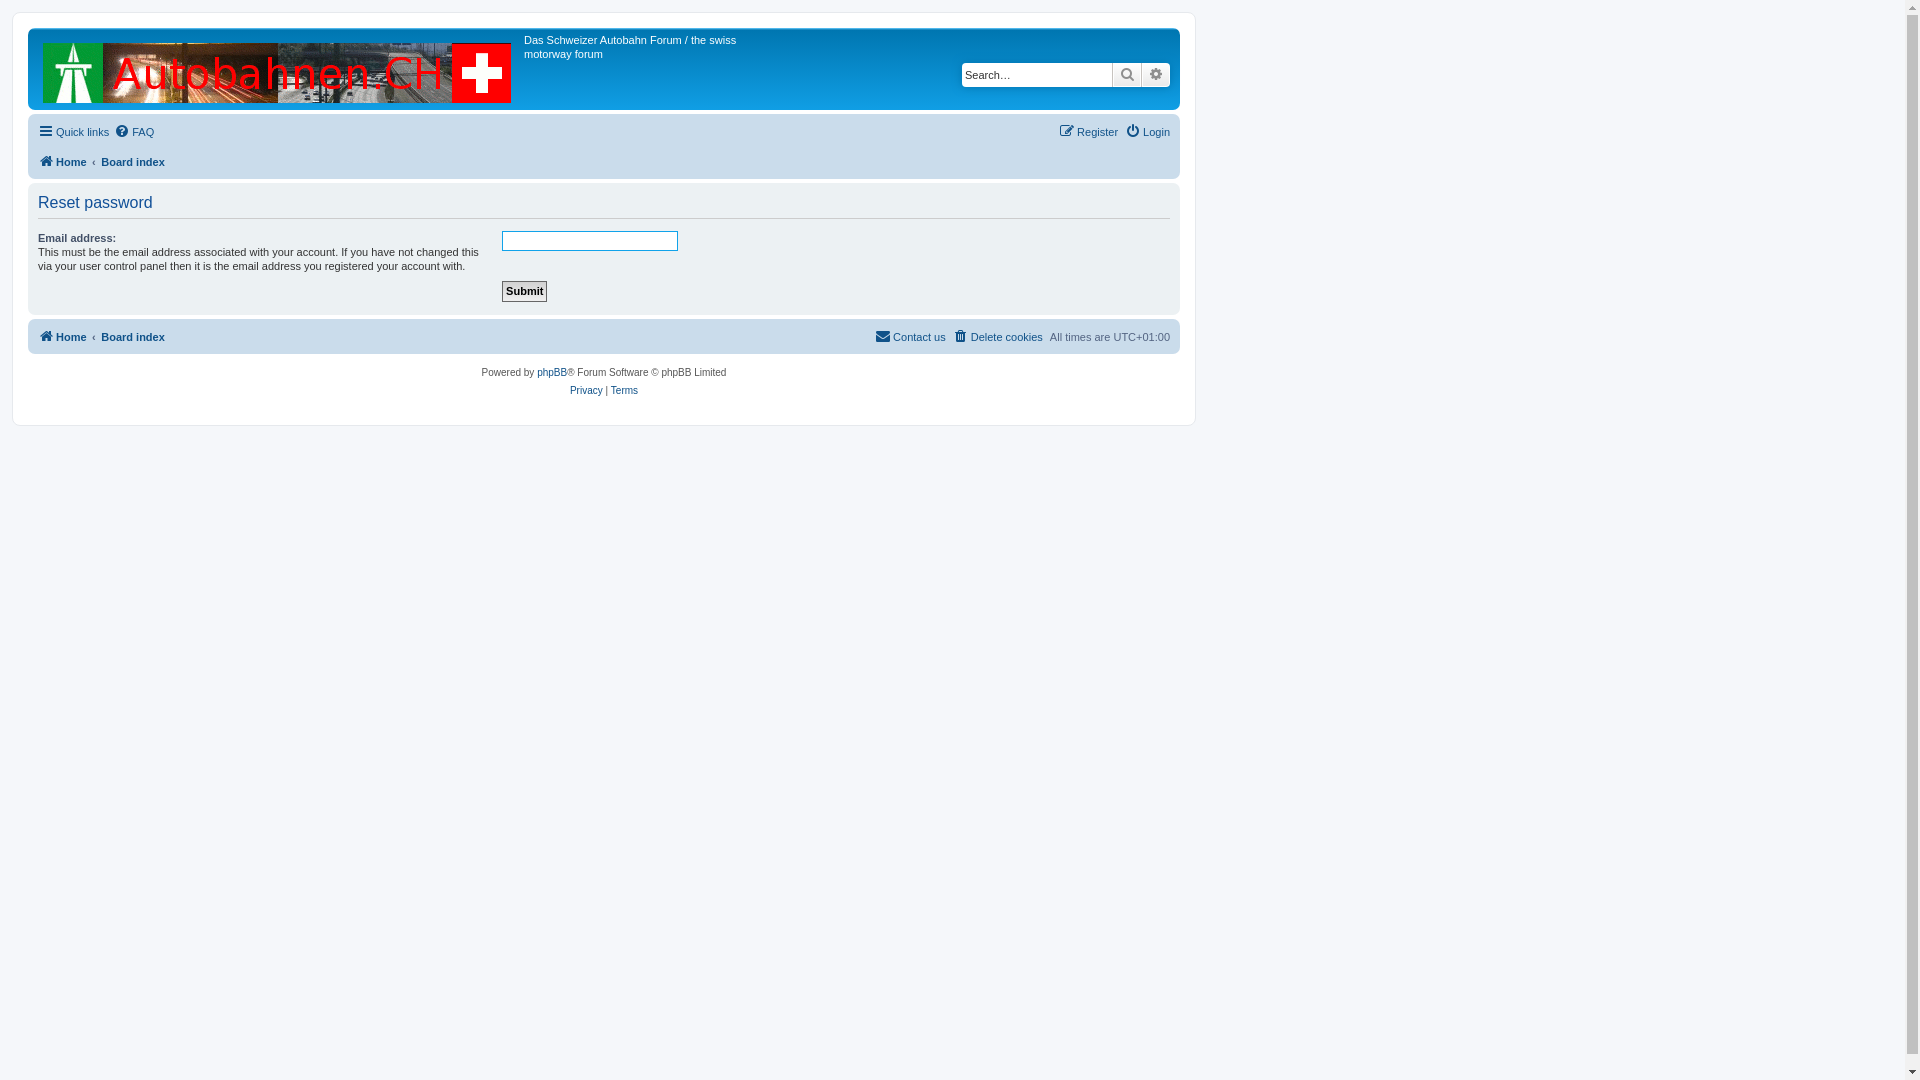  I want to click on 'Submit', so click(524, 291).